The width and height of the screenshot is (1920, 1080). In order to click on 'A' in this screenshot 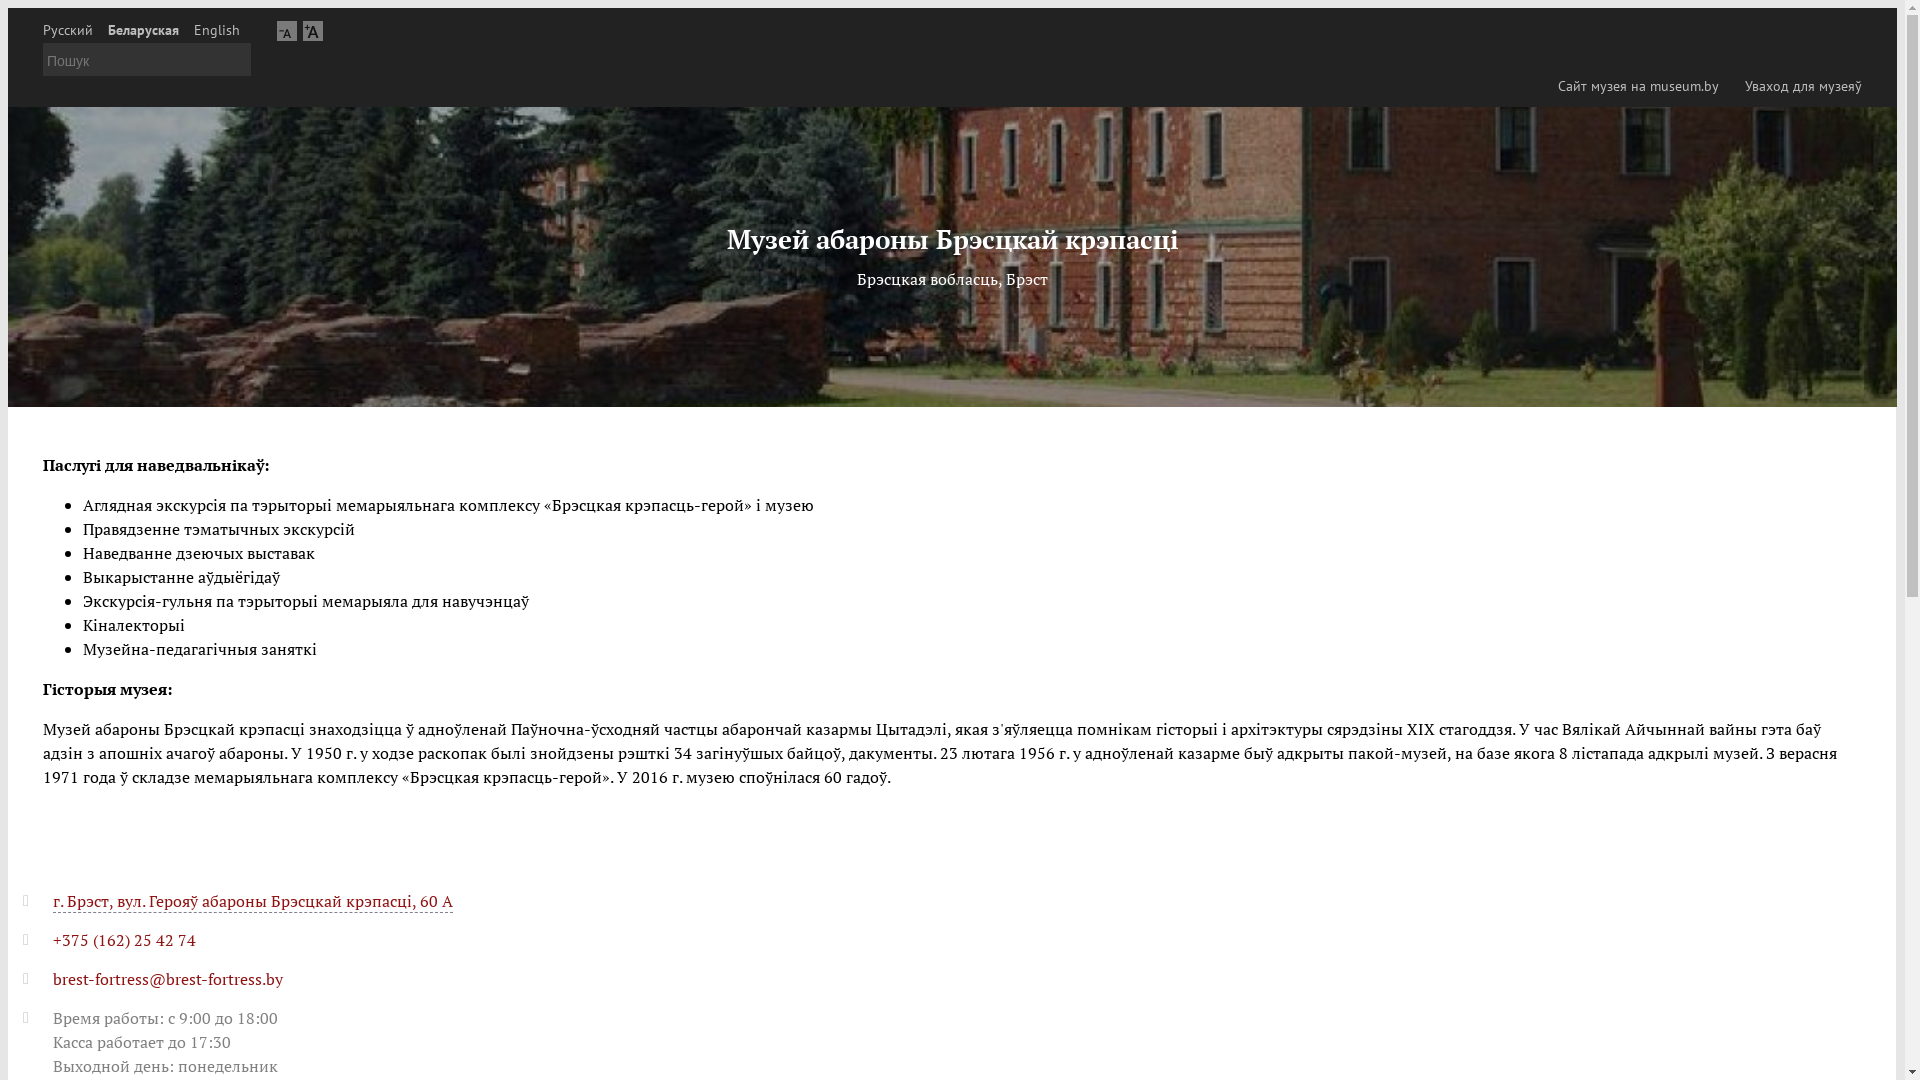, I will do `click(311, 30)`.